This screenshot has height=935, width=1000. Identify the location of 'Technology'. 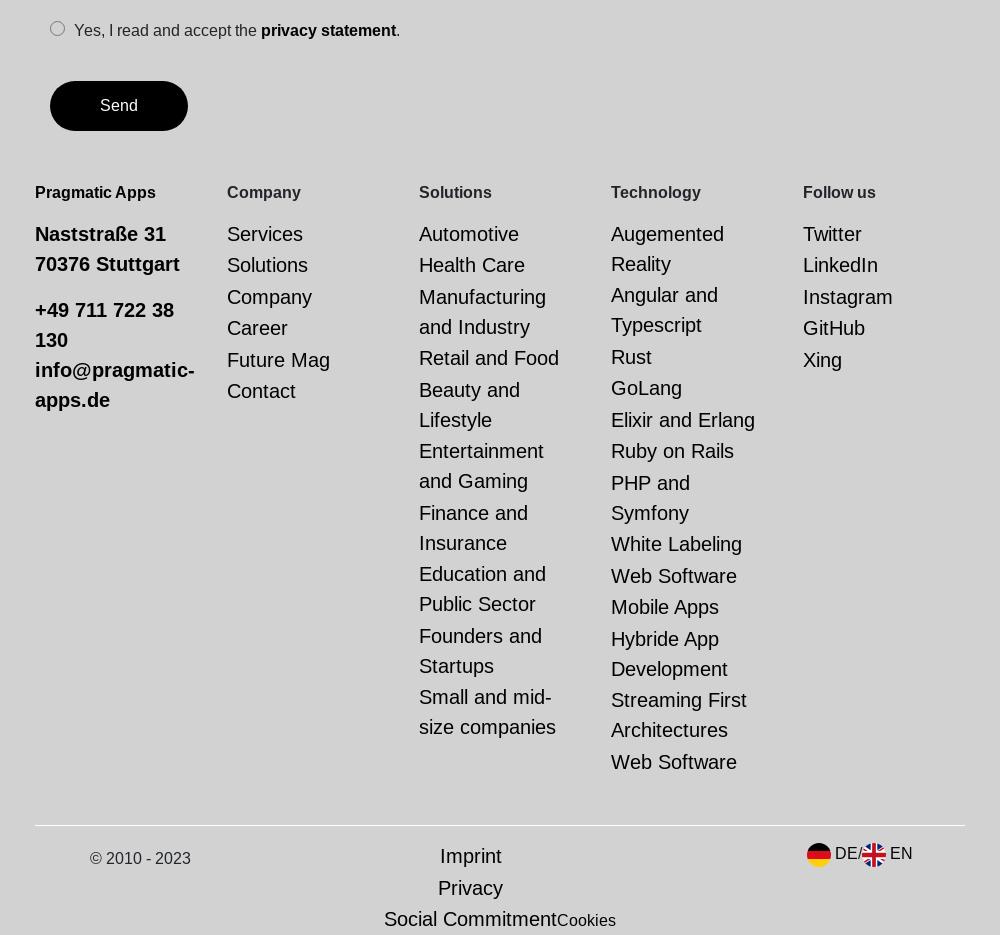
(656, 190).